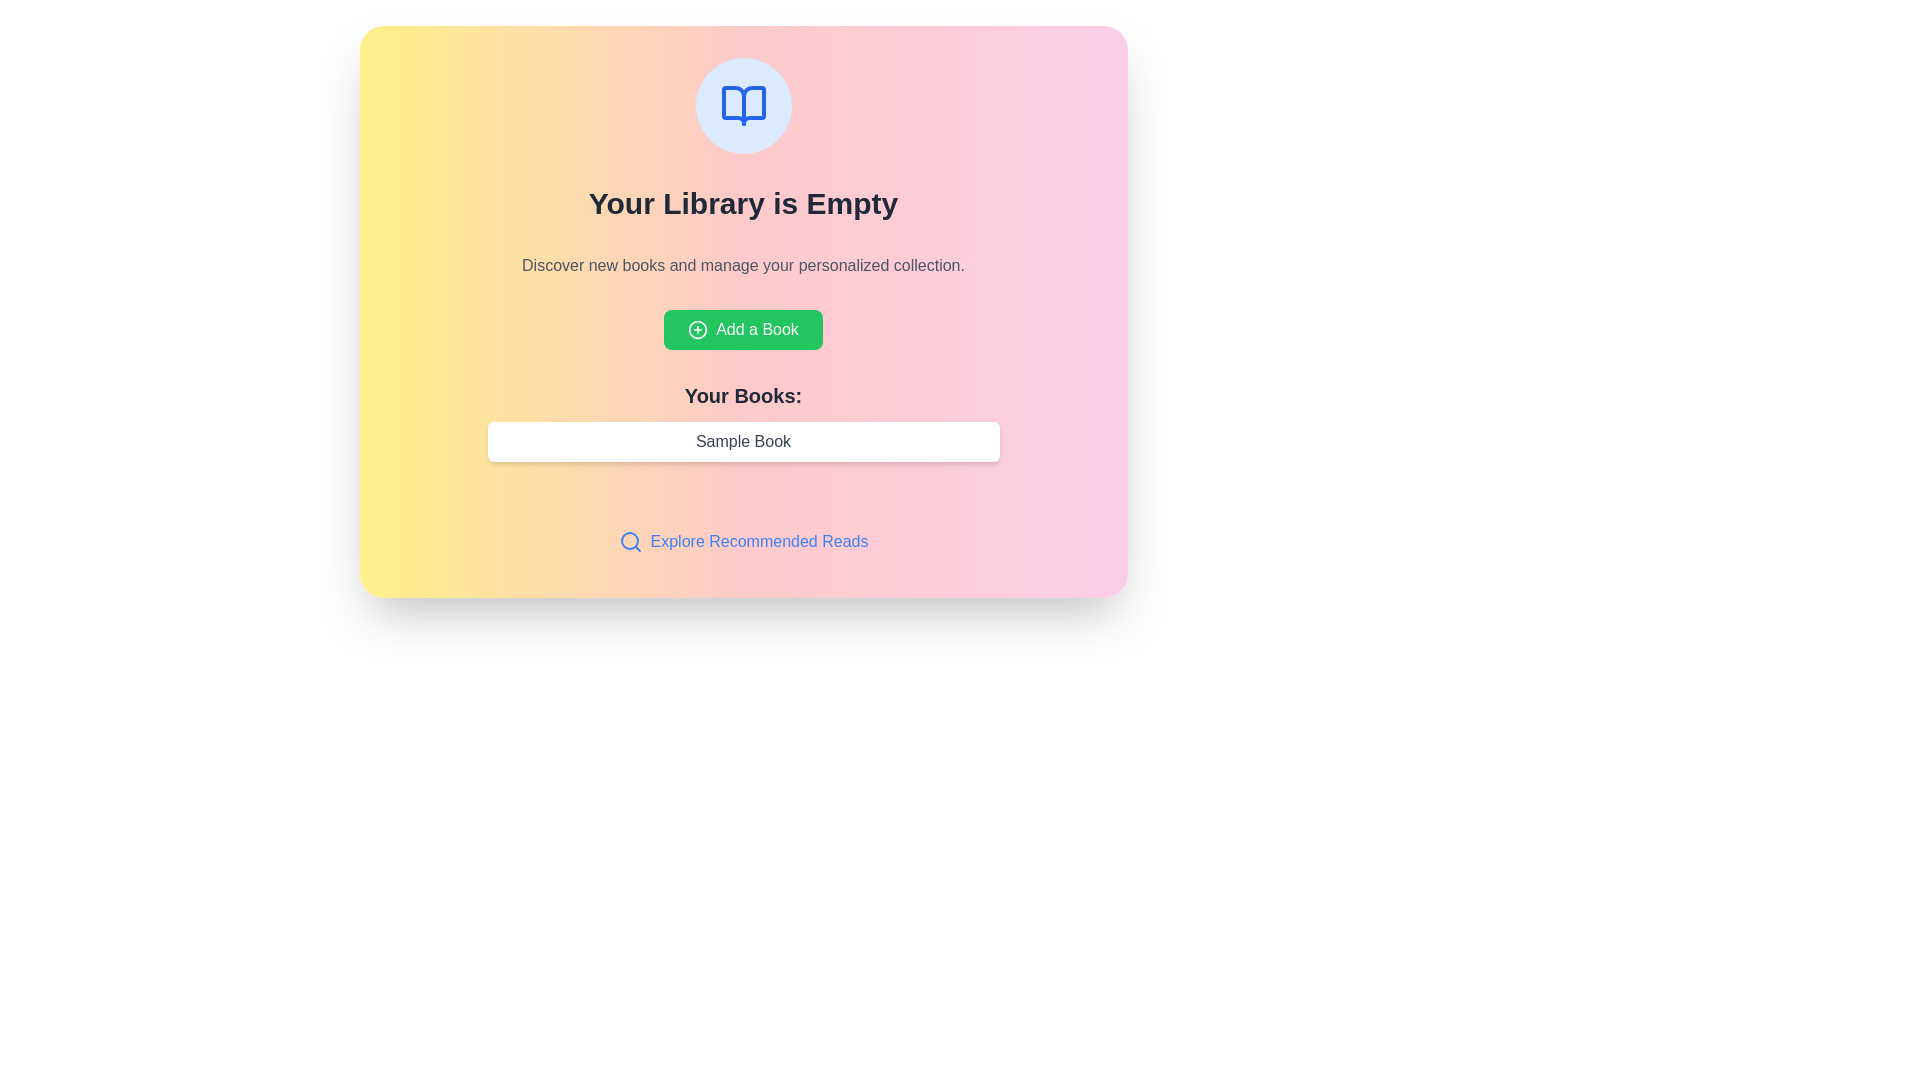 The height and width of the screenshot is (1080, 1920). Describe the element at coordinates (629, 542) in the screenshot. I see `the 'Explore Recommended Reads' icon, which visually represents the search function and is located to the left of the text` at that location.